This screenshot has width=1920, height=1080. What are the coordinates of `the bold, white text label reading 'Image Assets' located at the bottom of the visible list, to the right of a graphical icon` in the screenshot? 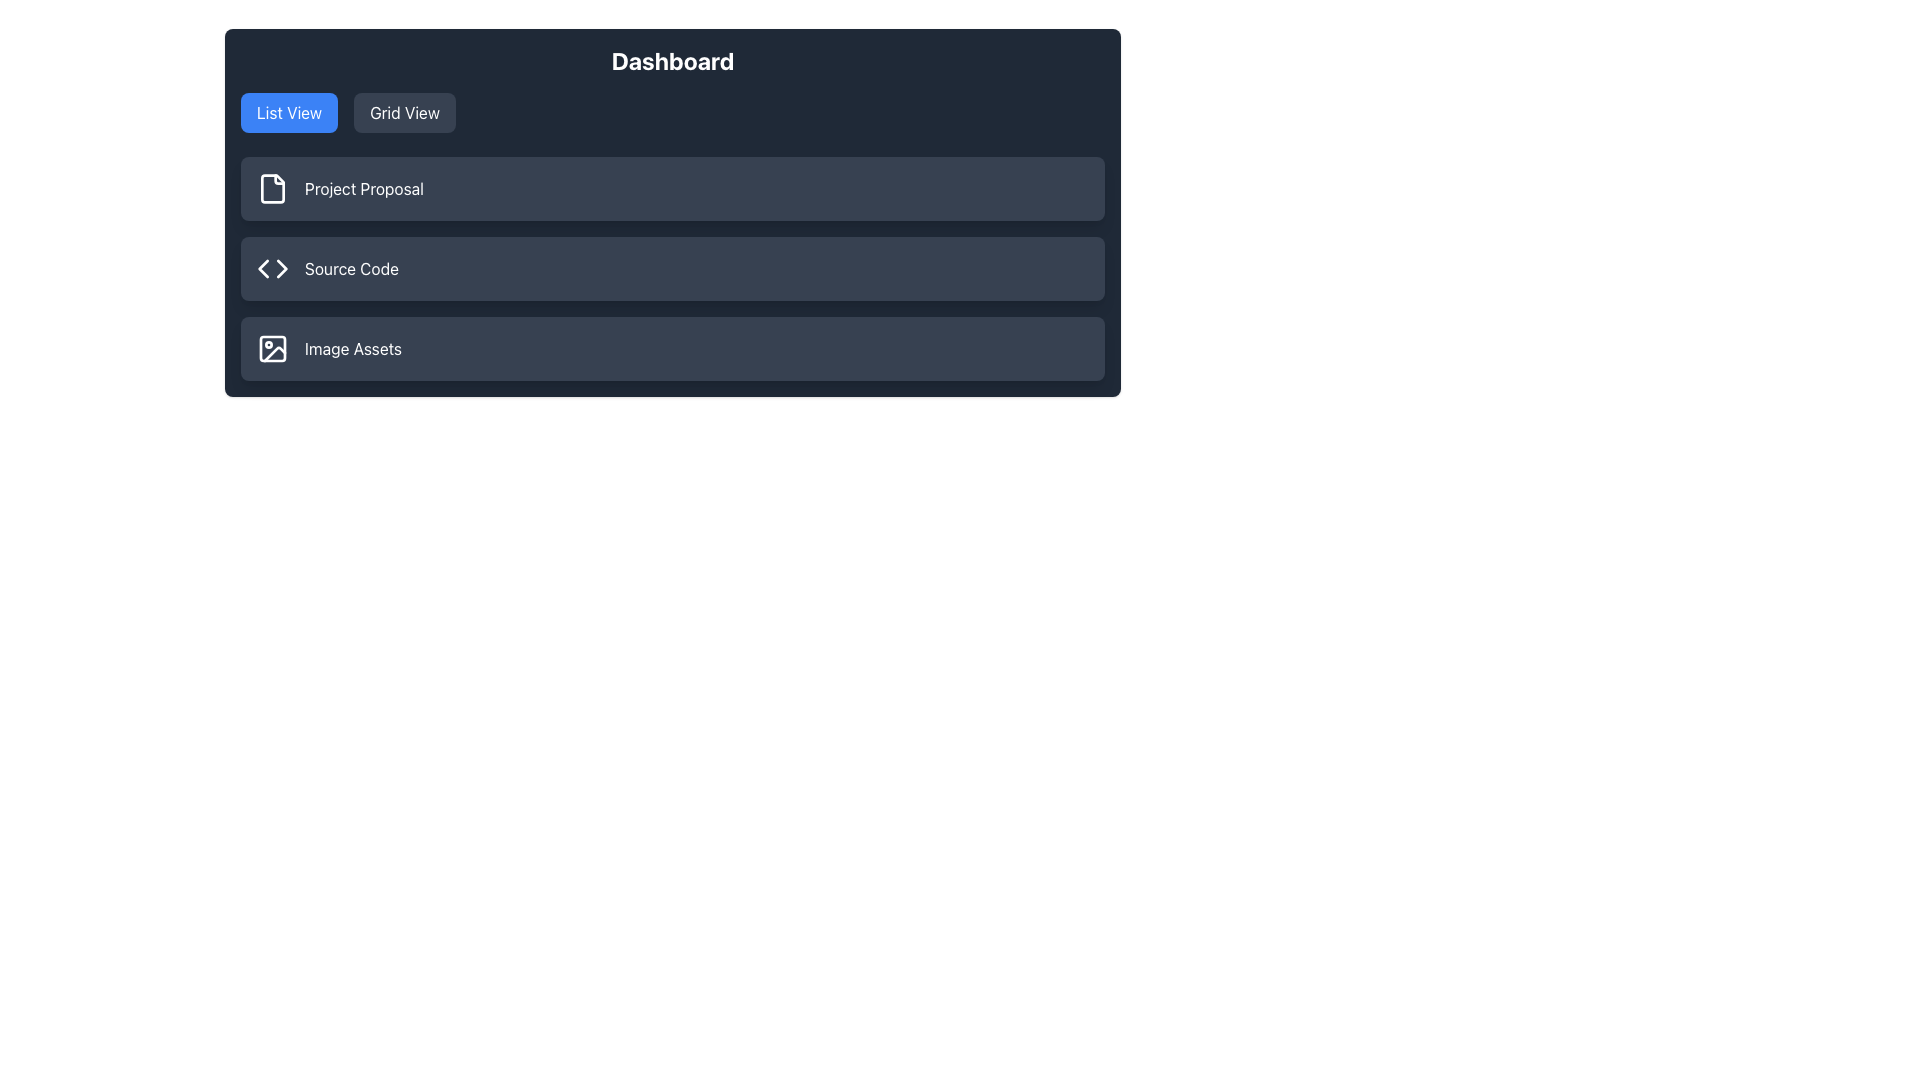 It's located at (353, 347).